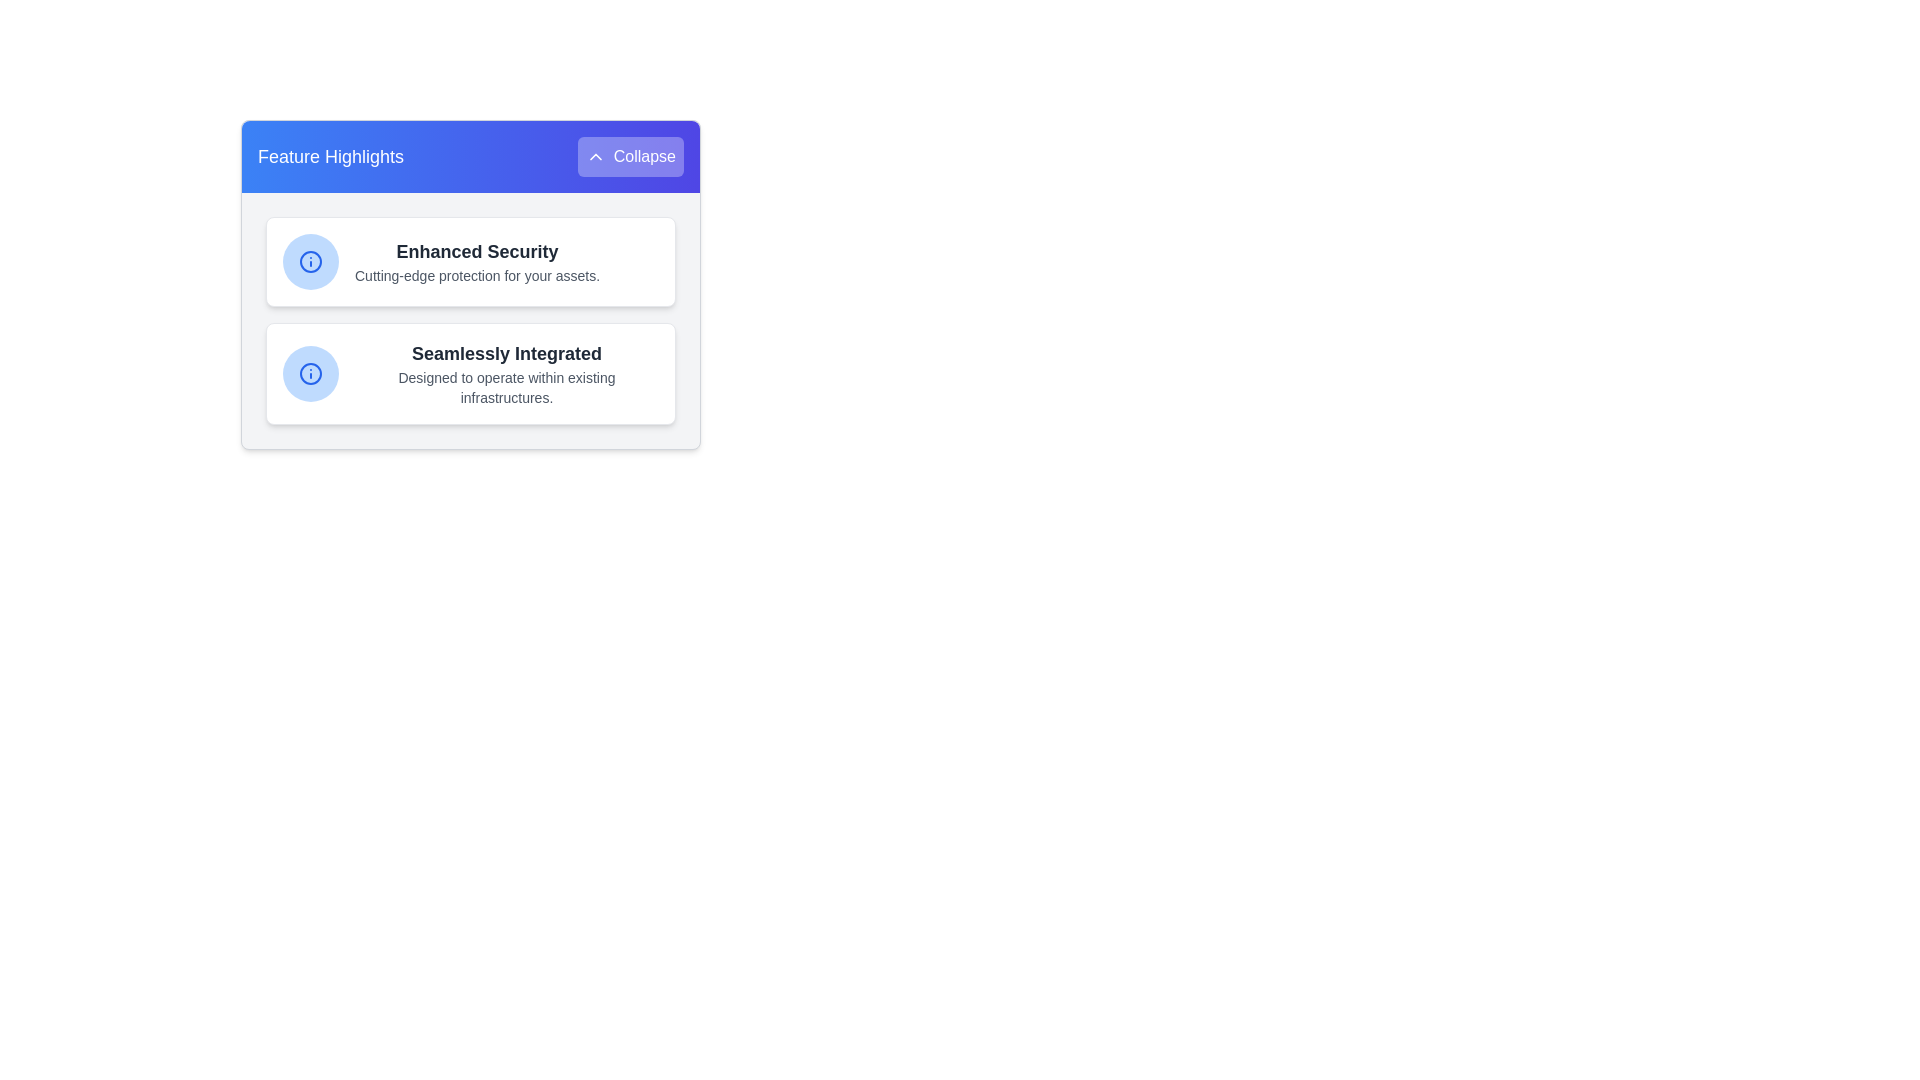 Image resolution: width=1920 pixels, height=1080 pixels. I want to click on the collapse button located at the top-right corner of the 'Feature Highlights' section to change the background opacity, so click(629, 156).